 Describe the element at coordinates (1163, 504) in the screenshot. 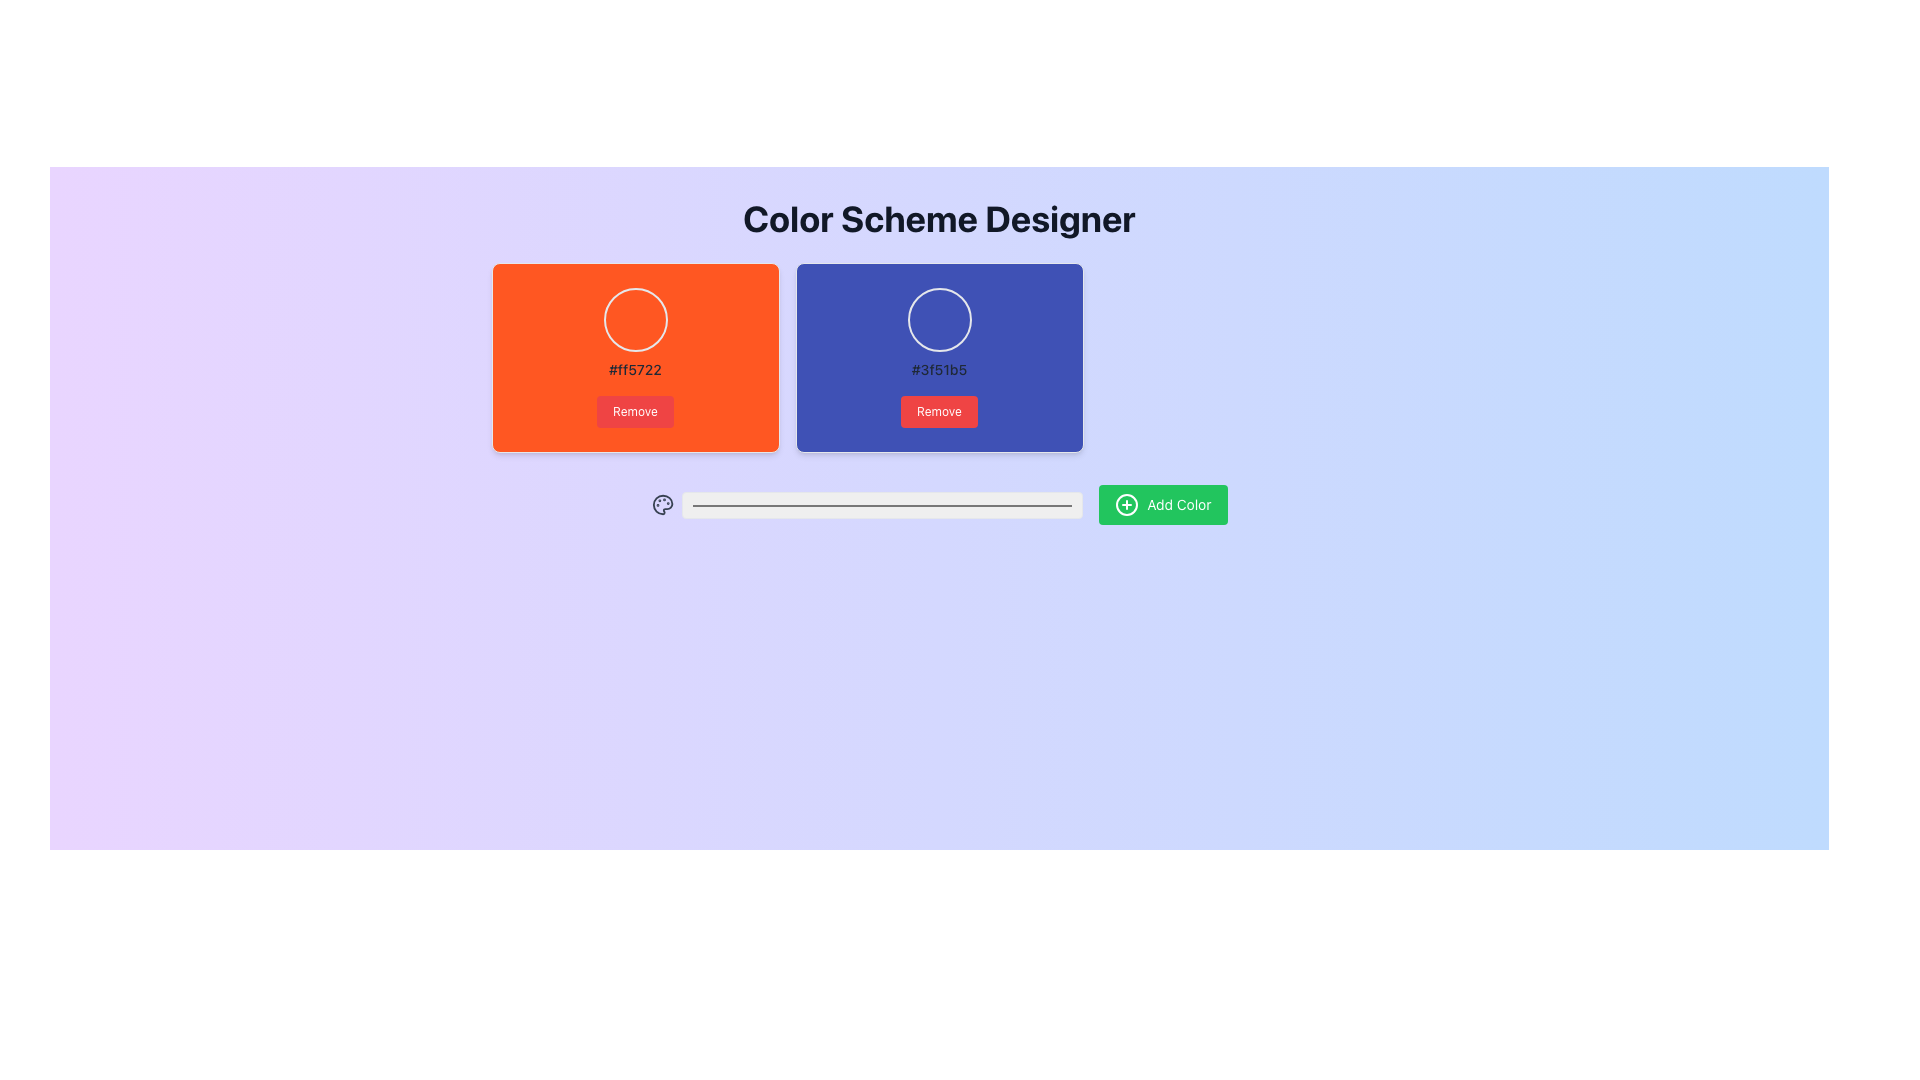

I see `the button located at the far right of the interface, which is used` at that location.